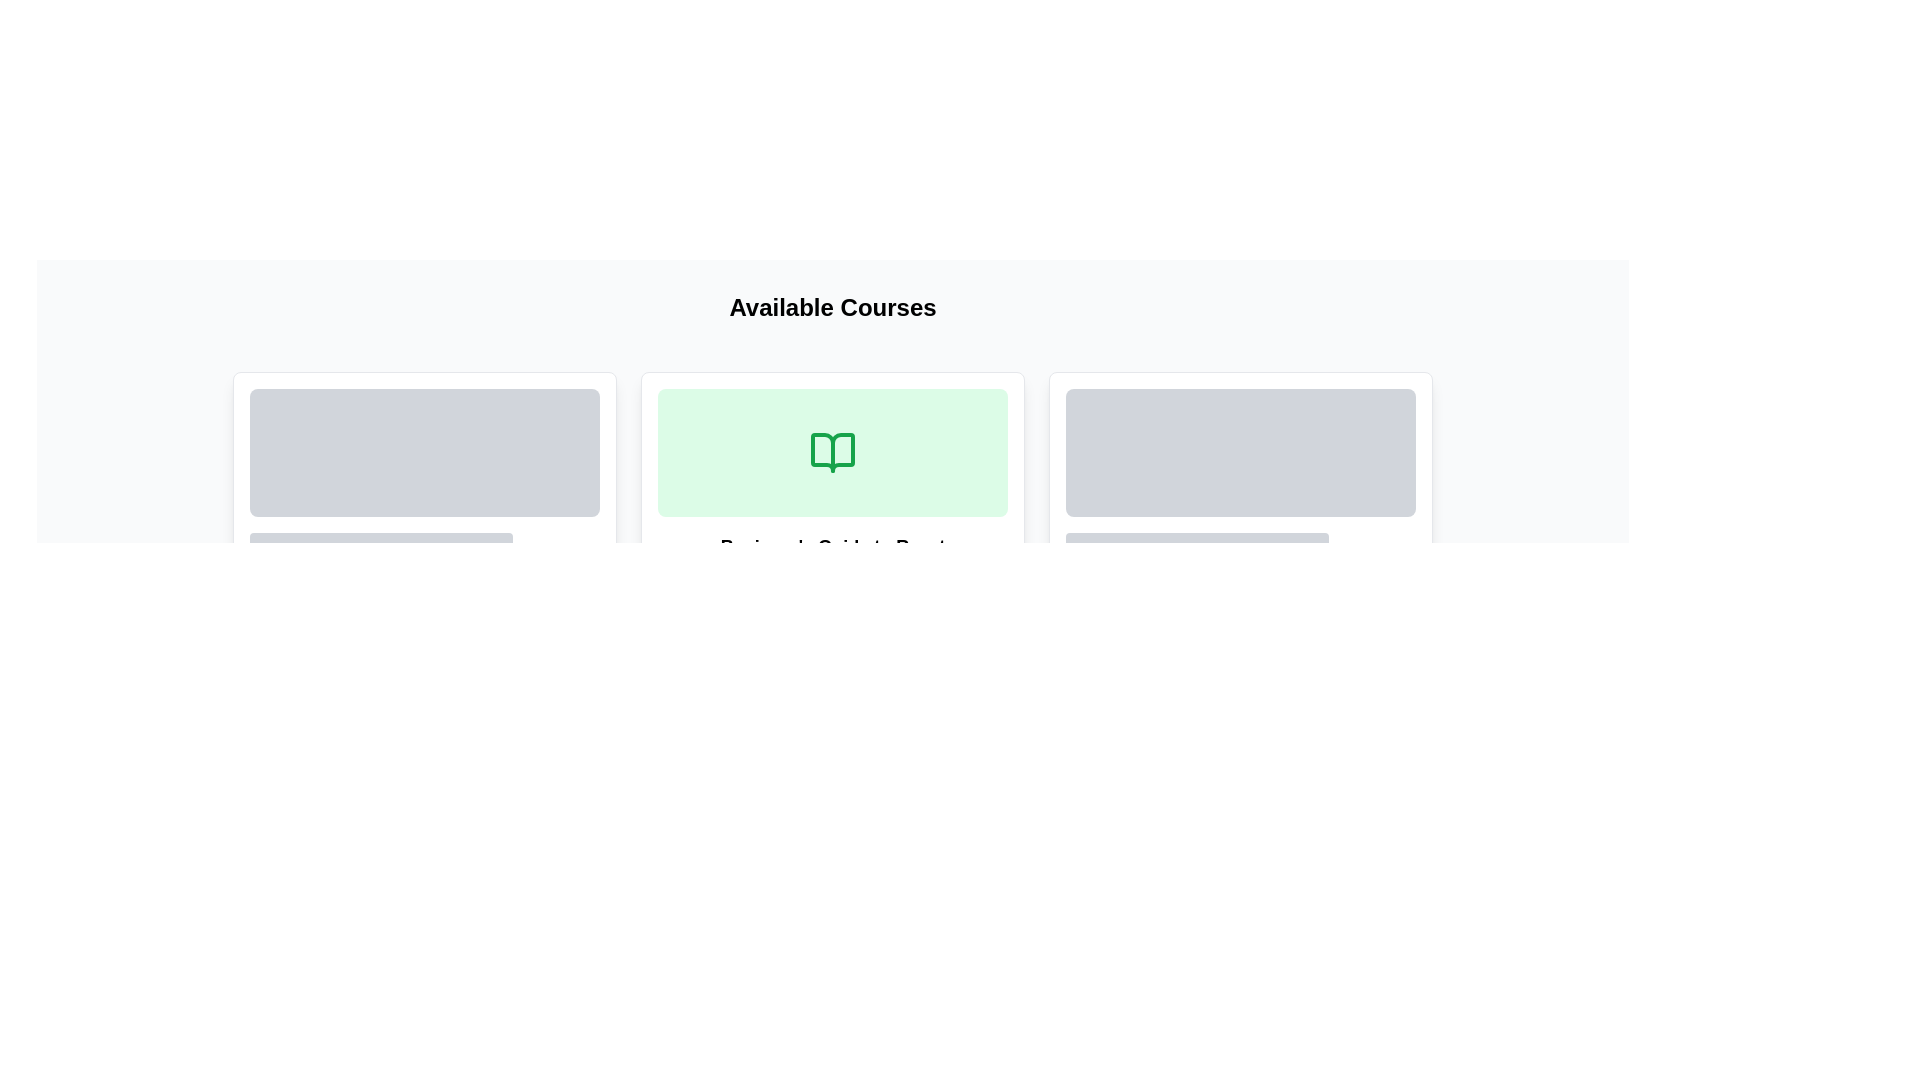 Image resolution: width=1920 pixels, height=1080 pixels. Describe the element at coordinates (1240, 514) in the screenshot. I see `the third card in the bottom-right position of the grid layout that displays related content, including an image, title, and description` at that location.